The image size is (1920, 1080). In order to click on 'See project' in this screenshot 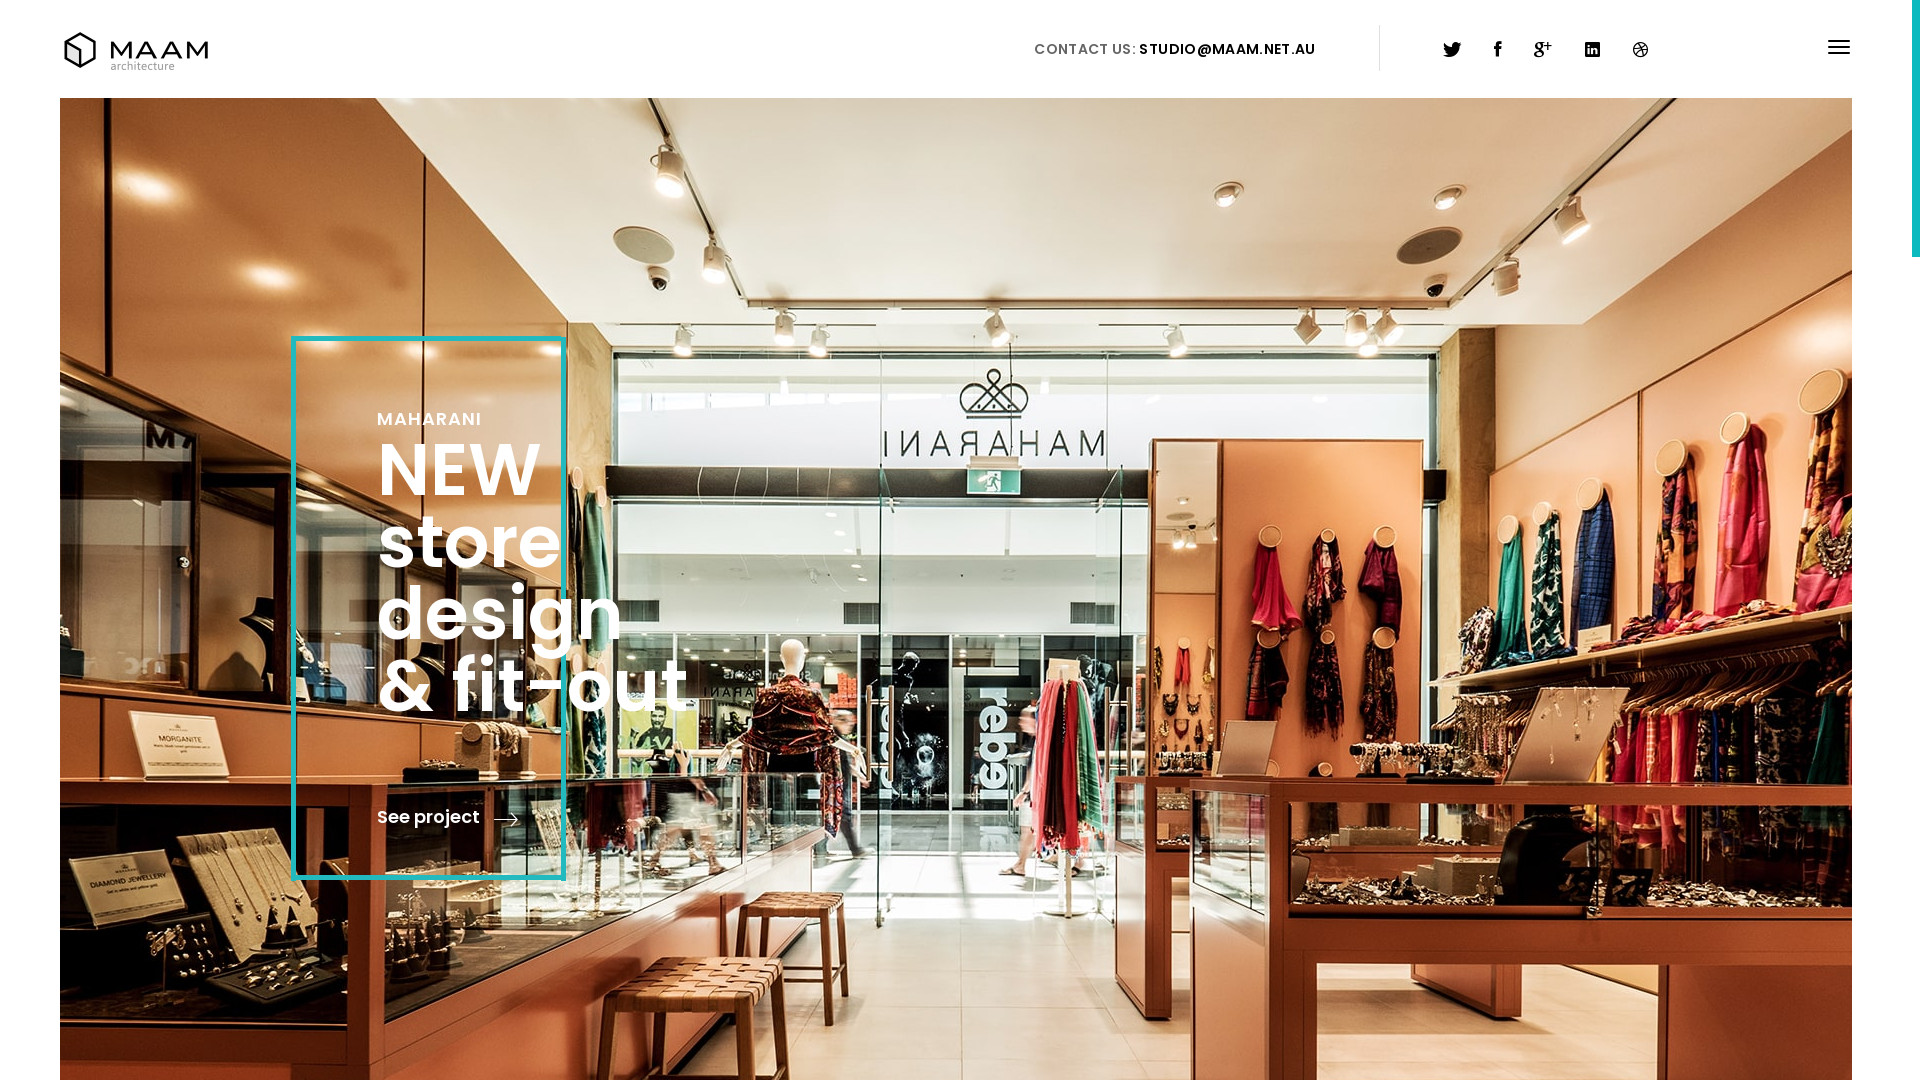, I will do `click(377, 818)`.